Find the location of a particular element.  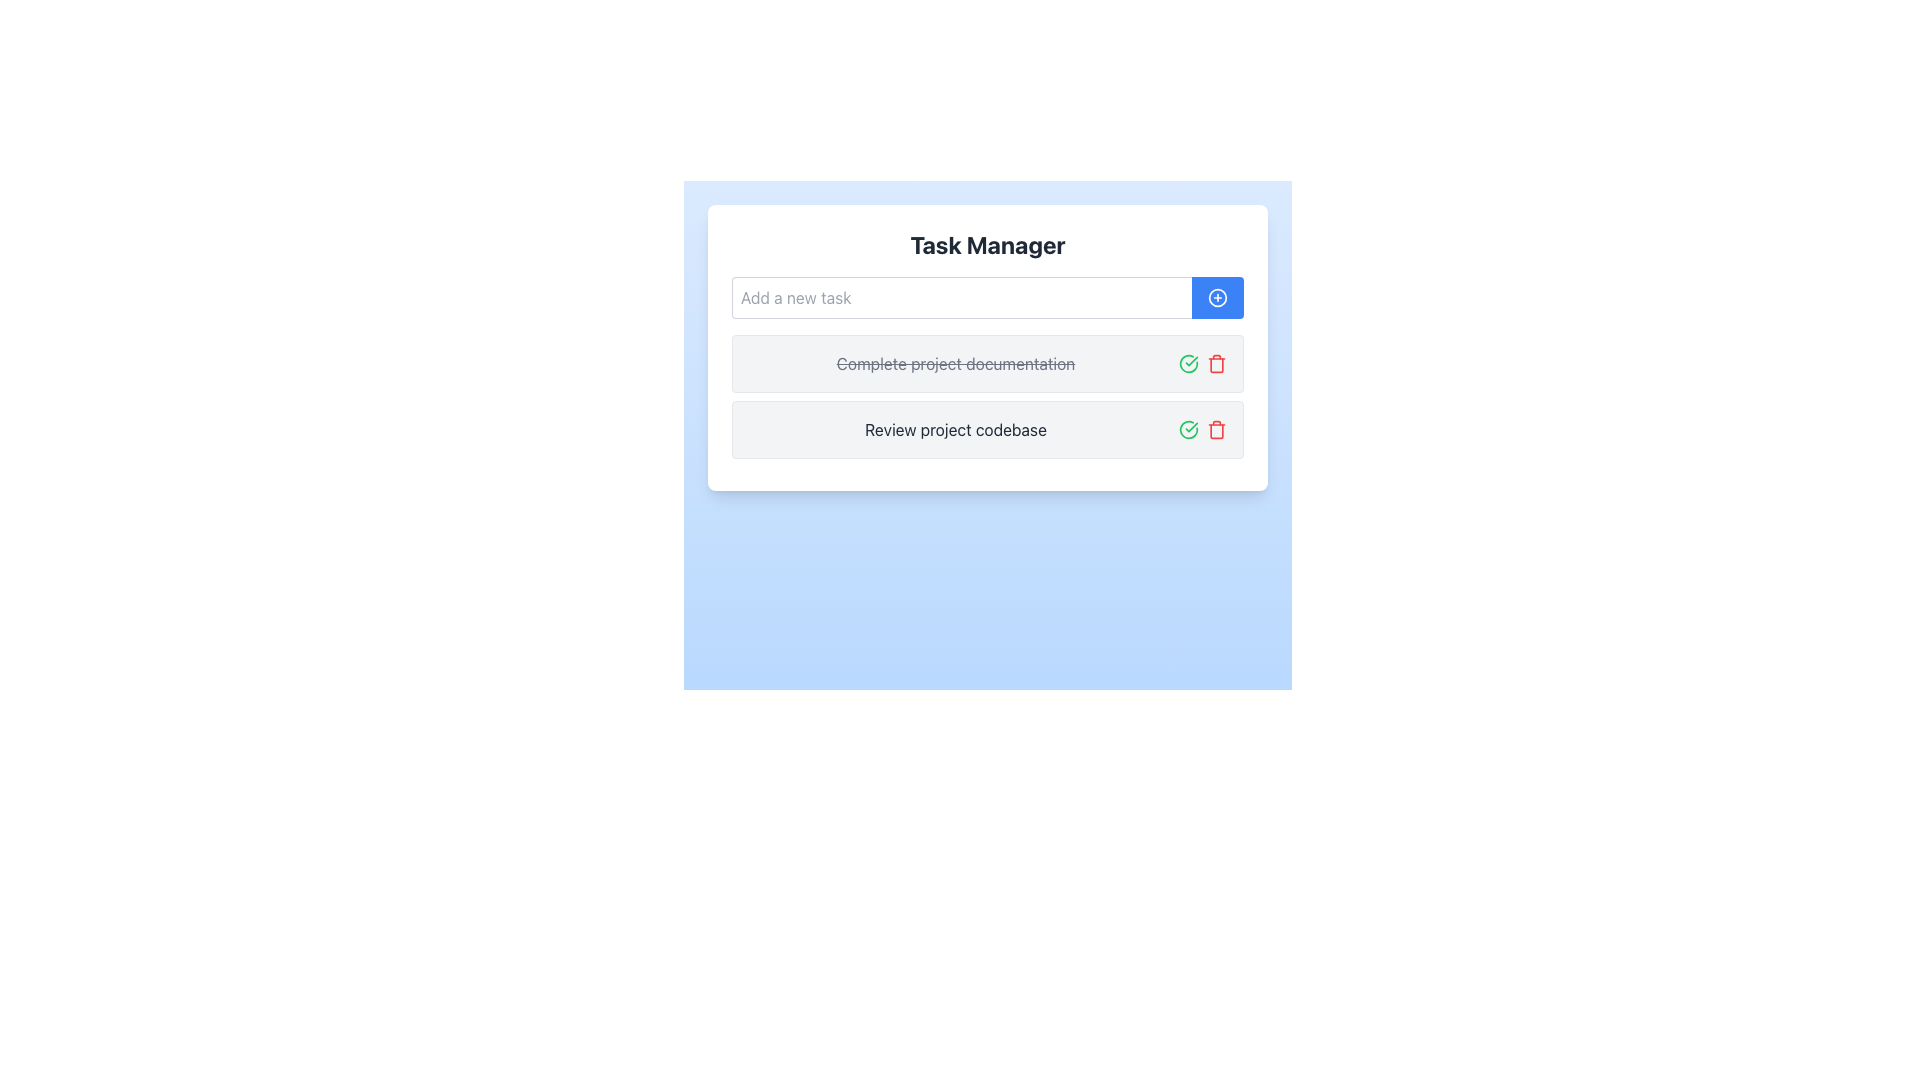

the red trashcan icon is located at coordinates (1216, 428).